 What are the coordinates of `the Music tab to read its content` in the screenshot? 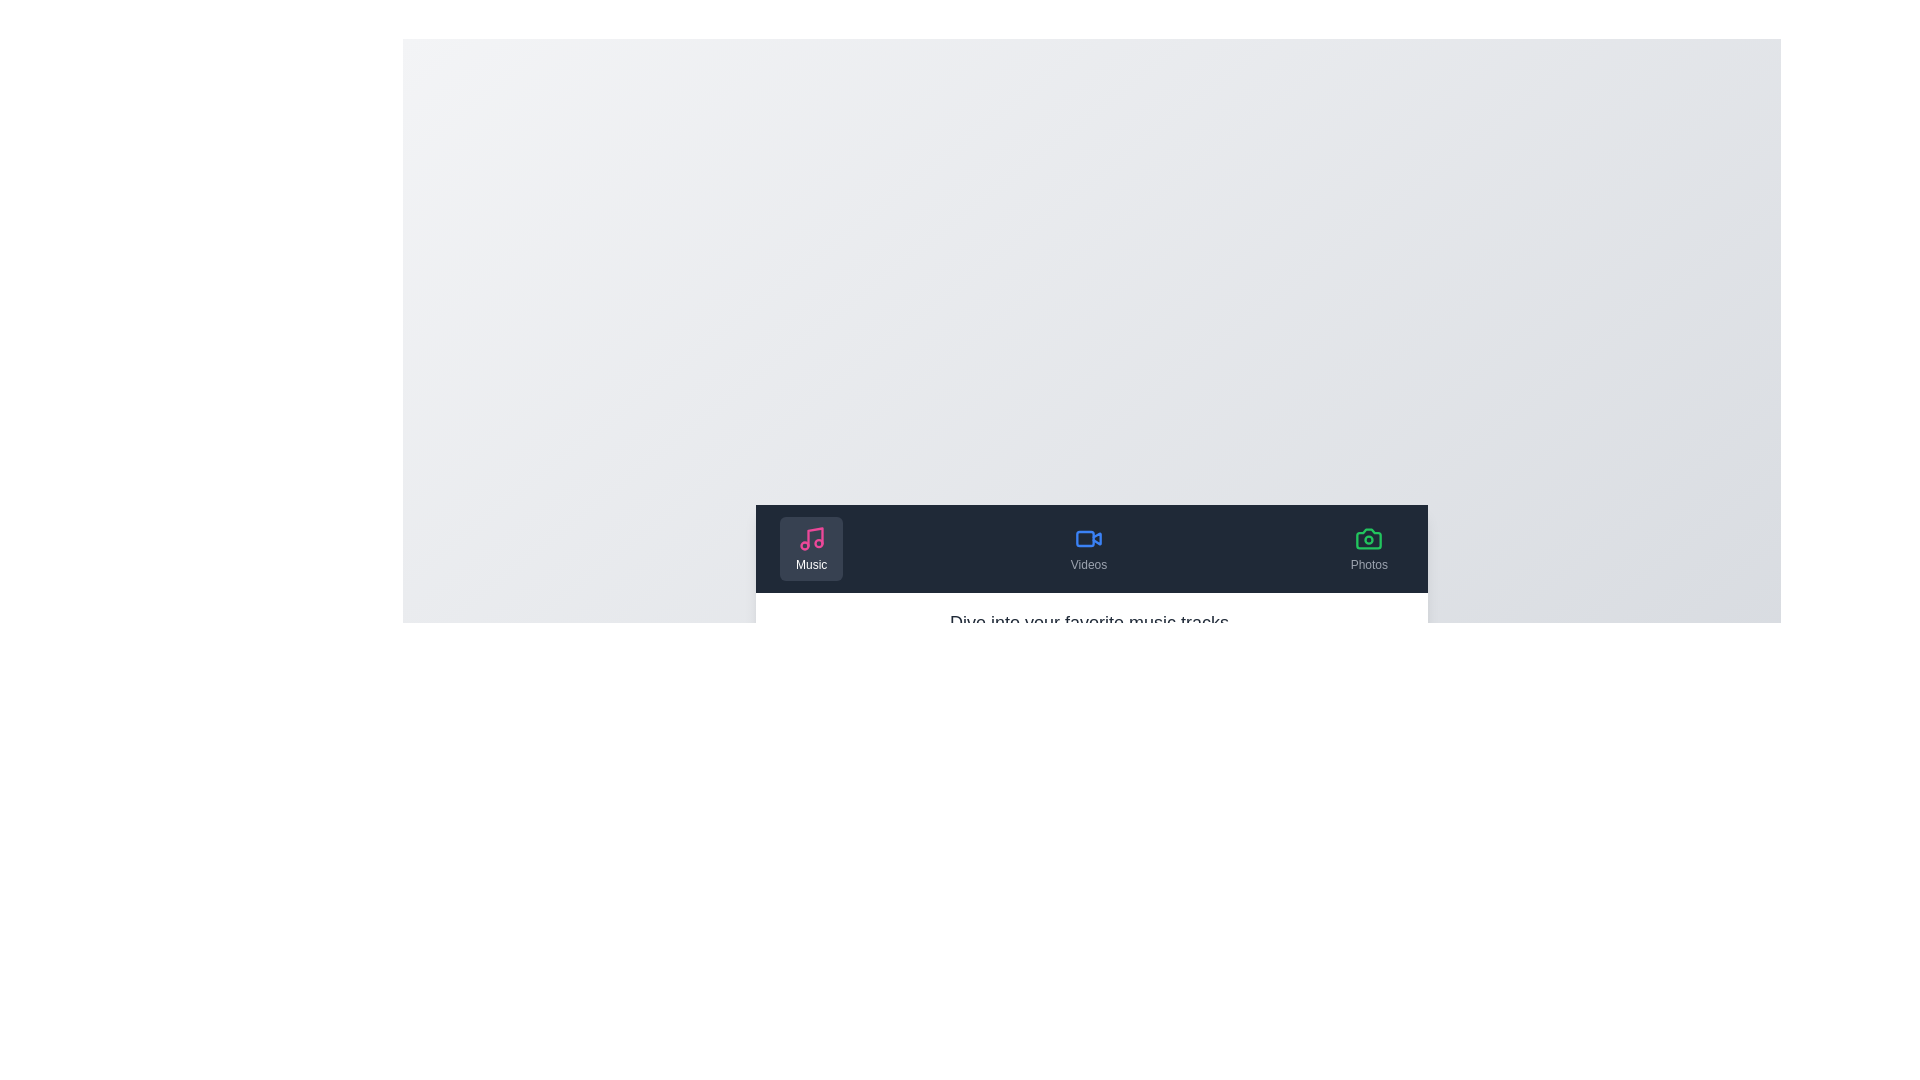 It's located at (811, 548).